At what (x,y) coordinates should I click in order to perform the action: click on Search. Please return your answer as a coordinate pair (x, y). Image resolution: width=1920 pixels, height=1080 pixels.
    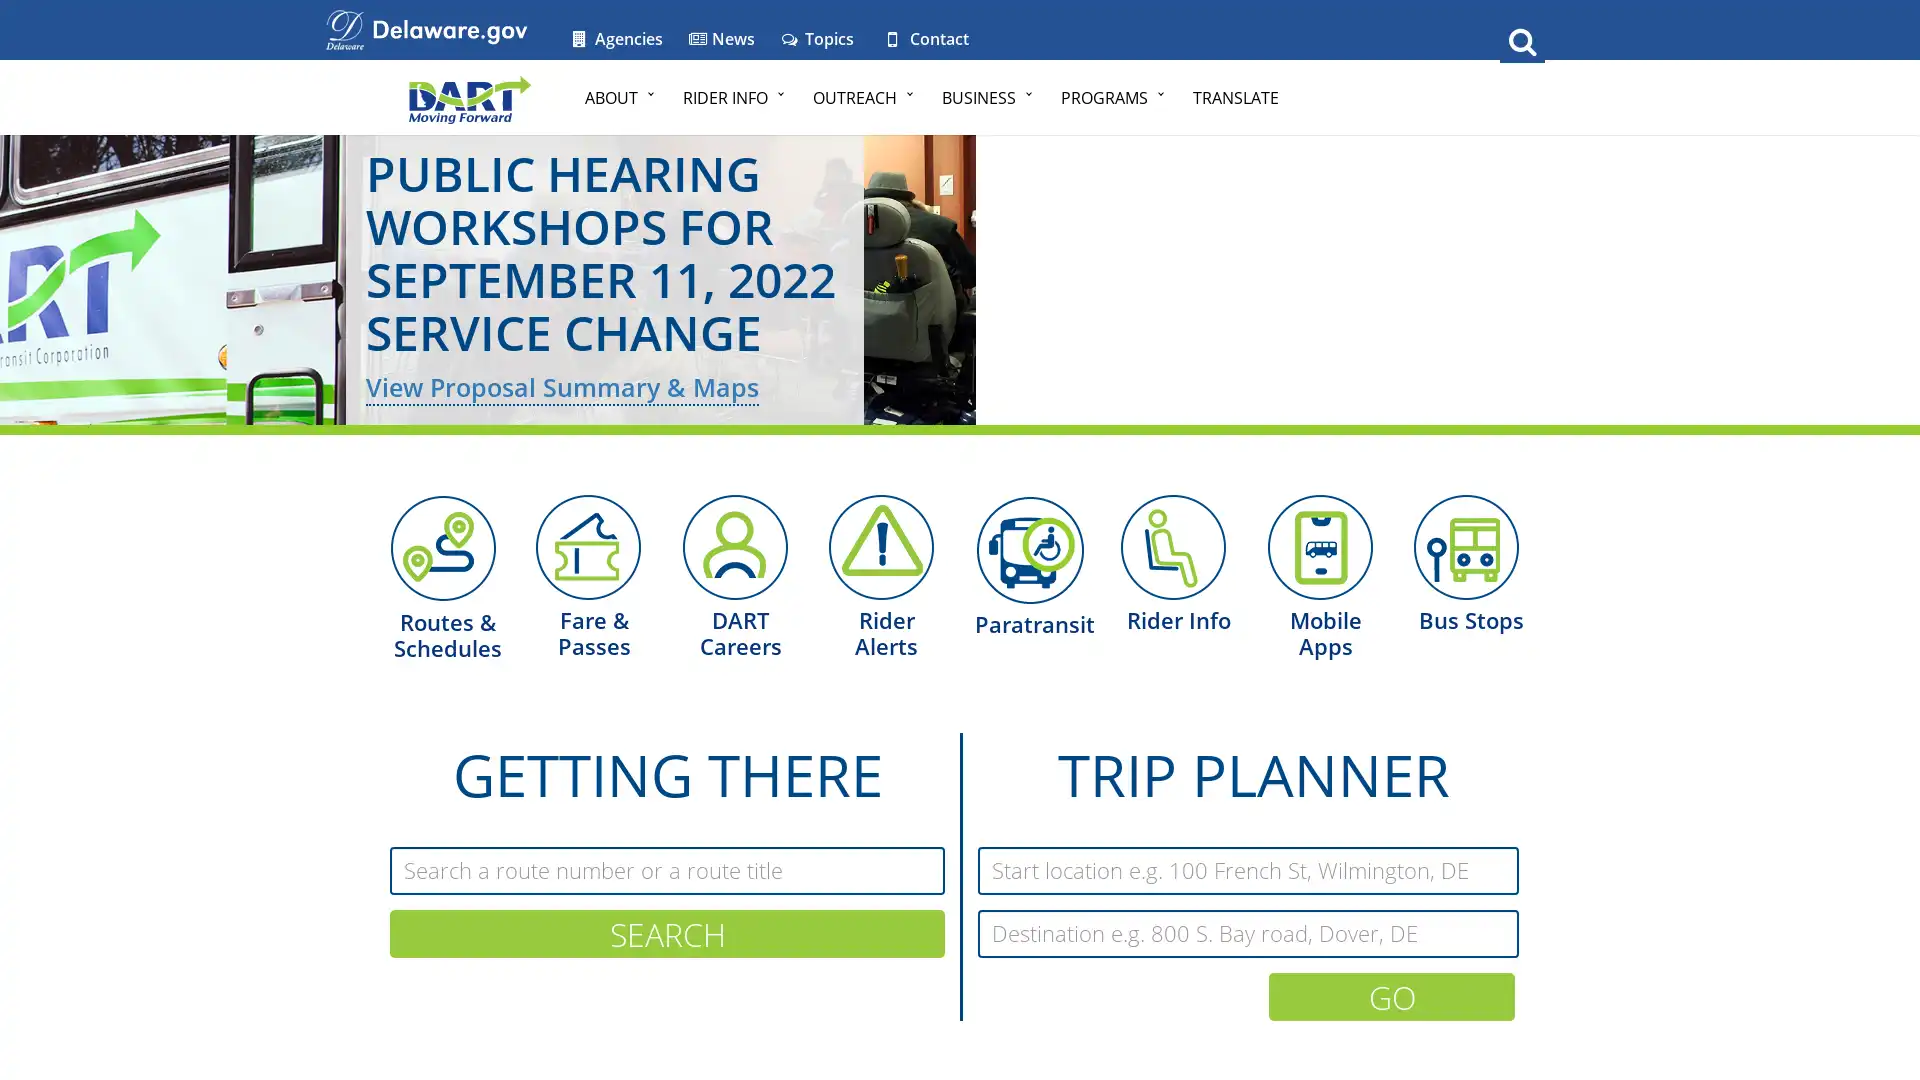
    Looking at the image, I should click on (1521, 39).